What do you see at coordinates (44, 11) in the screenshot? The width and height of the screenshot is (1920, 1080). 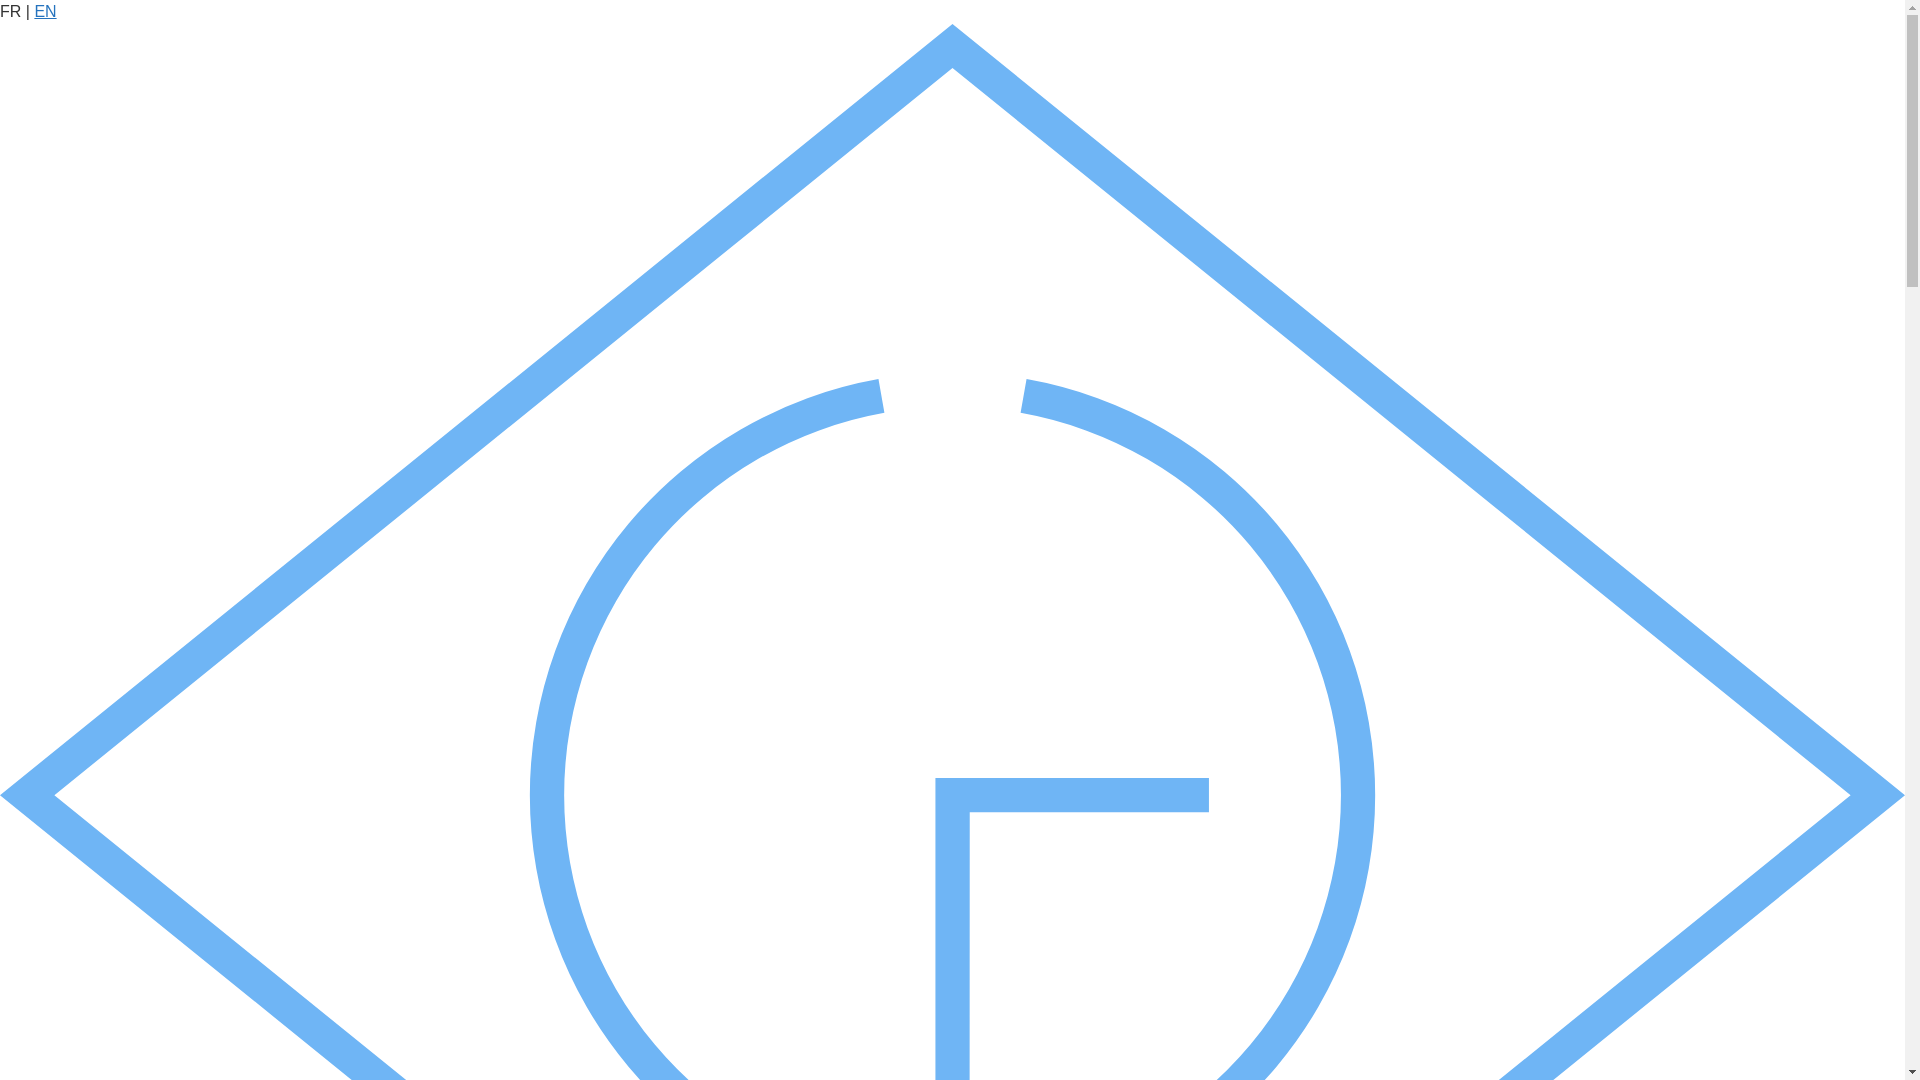 I see `'EN'` at bounding box center [44, 11].